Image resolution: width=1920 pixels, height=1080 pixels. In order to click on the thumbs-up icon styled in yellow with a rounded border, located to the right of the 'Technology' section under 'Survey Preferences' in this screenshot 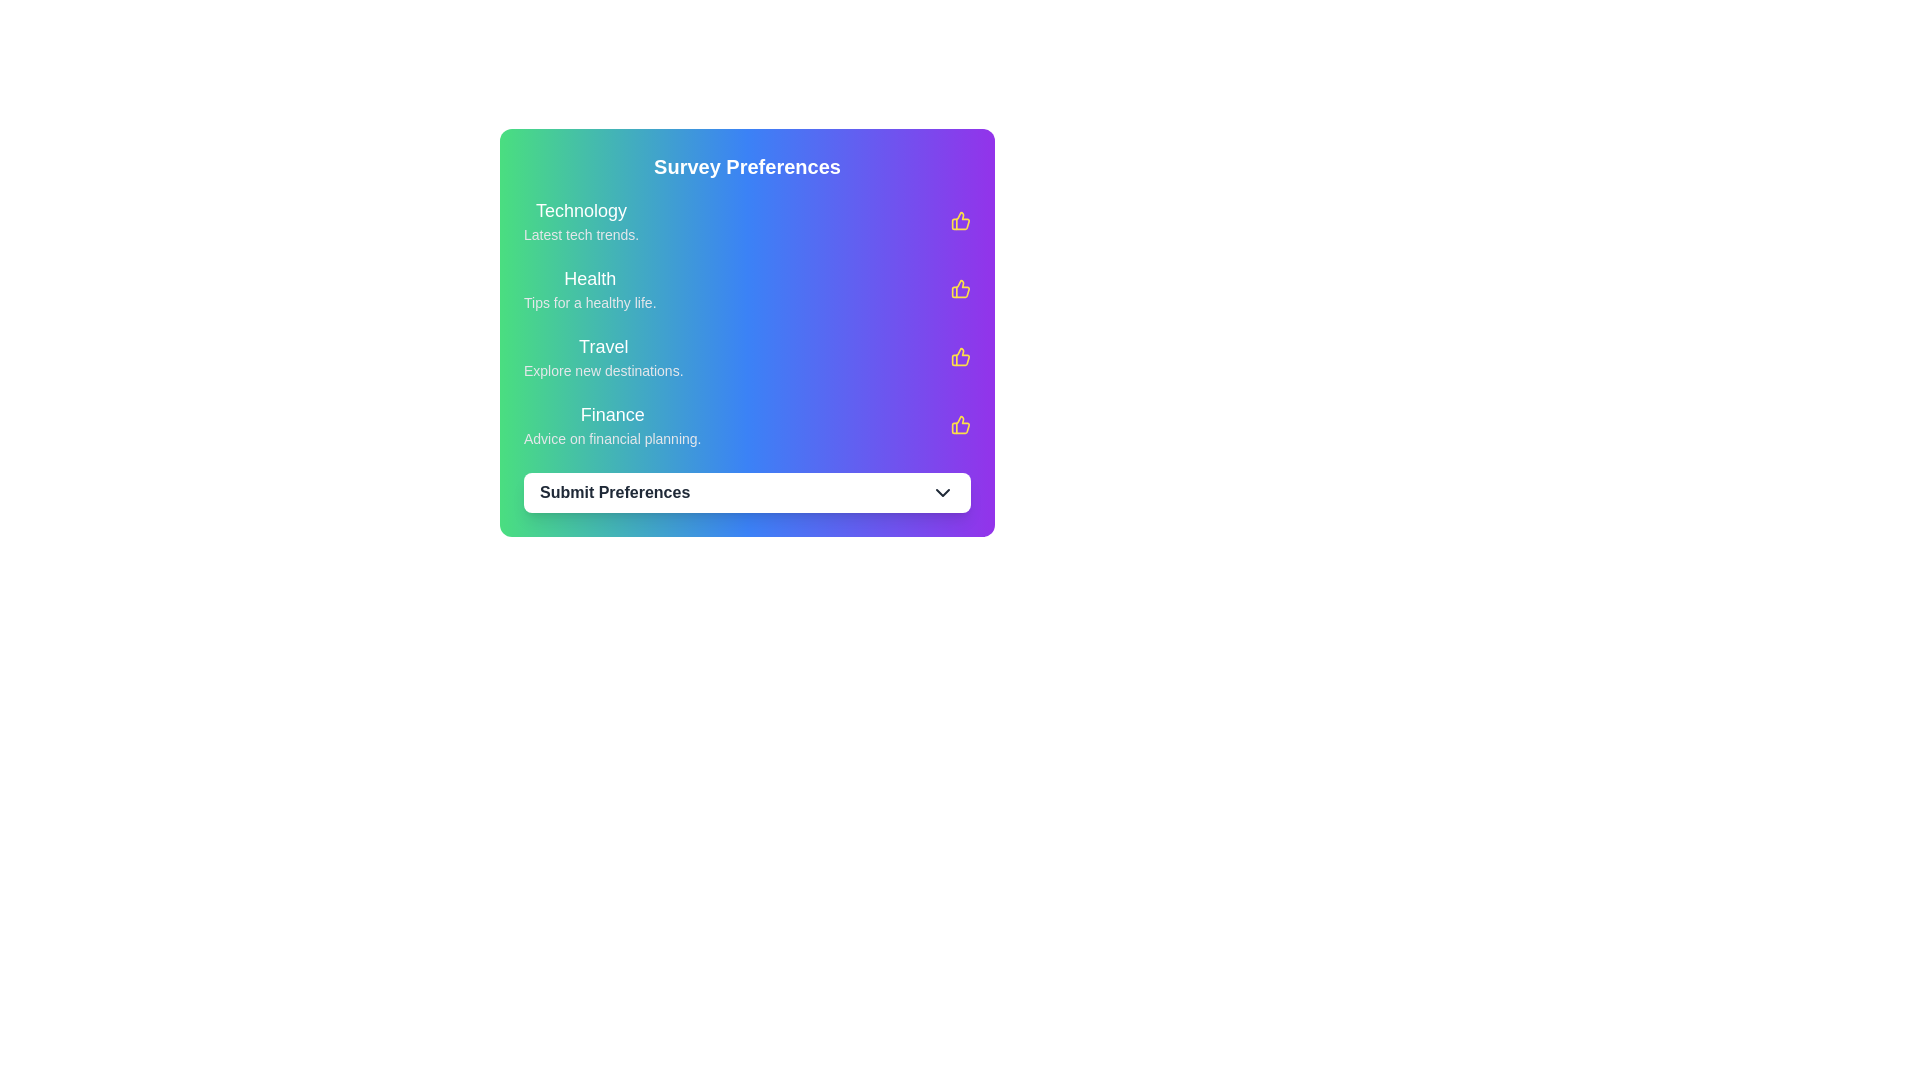, I will do `click(960, 220)`.